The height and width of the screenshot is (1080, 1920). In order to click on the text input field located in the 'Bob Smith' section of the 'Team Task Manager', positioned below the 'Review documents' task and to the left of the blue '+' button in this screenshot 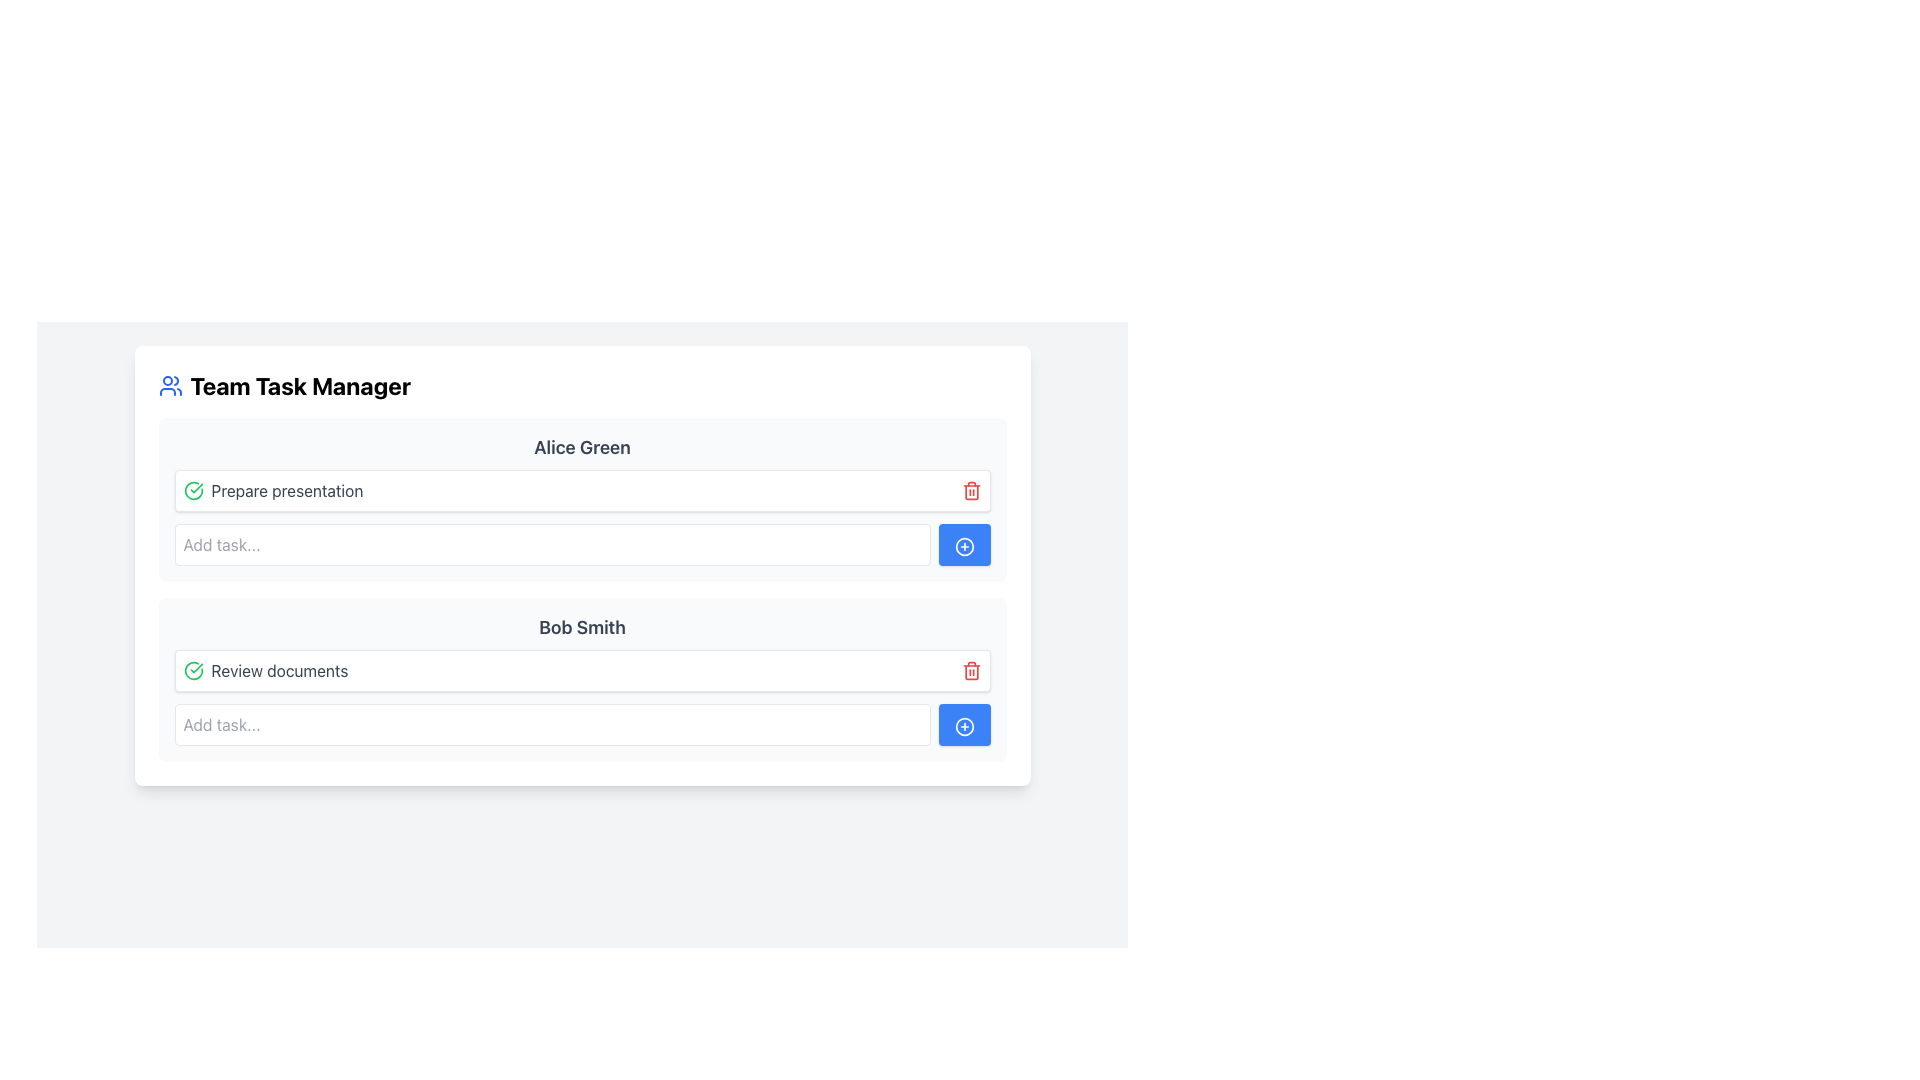, I will do `click(552, 725)`.